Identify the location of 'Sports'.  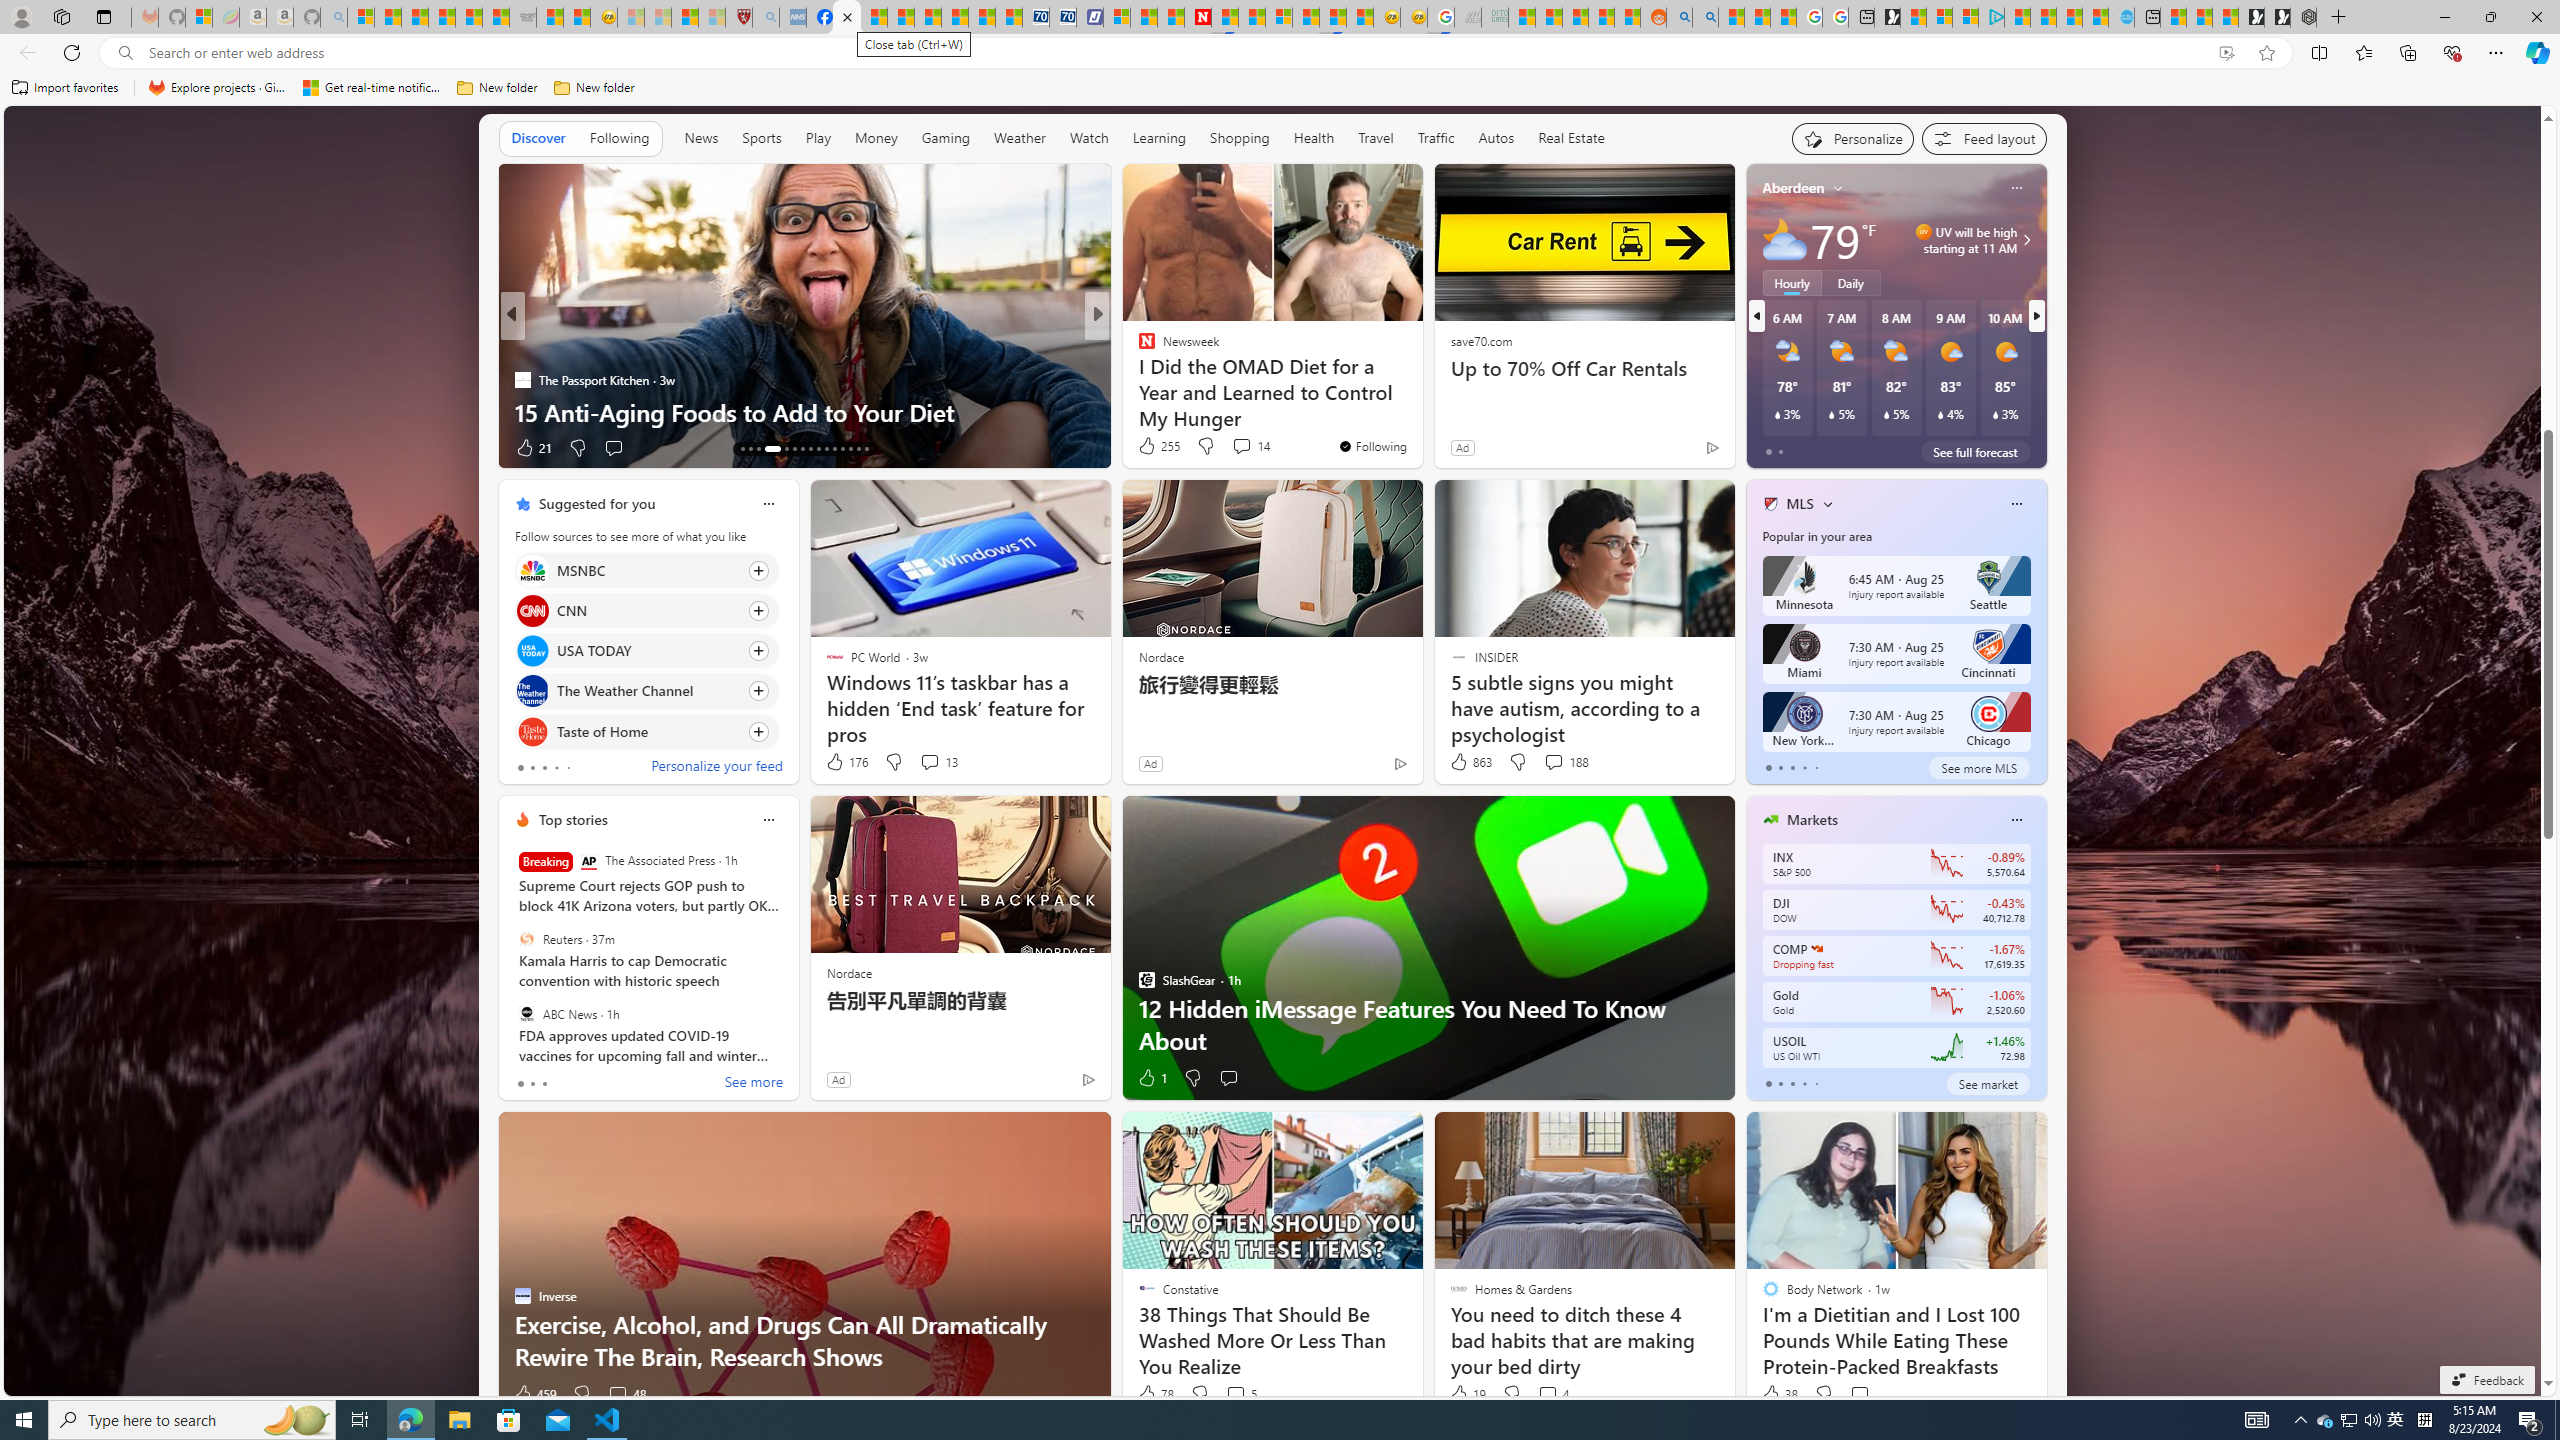
(761, 138).